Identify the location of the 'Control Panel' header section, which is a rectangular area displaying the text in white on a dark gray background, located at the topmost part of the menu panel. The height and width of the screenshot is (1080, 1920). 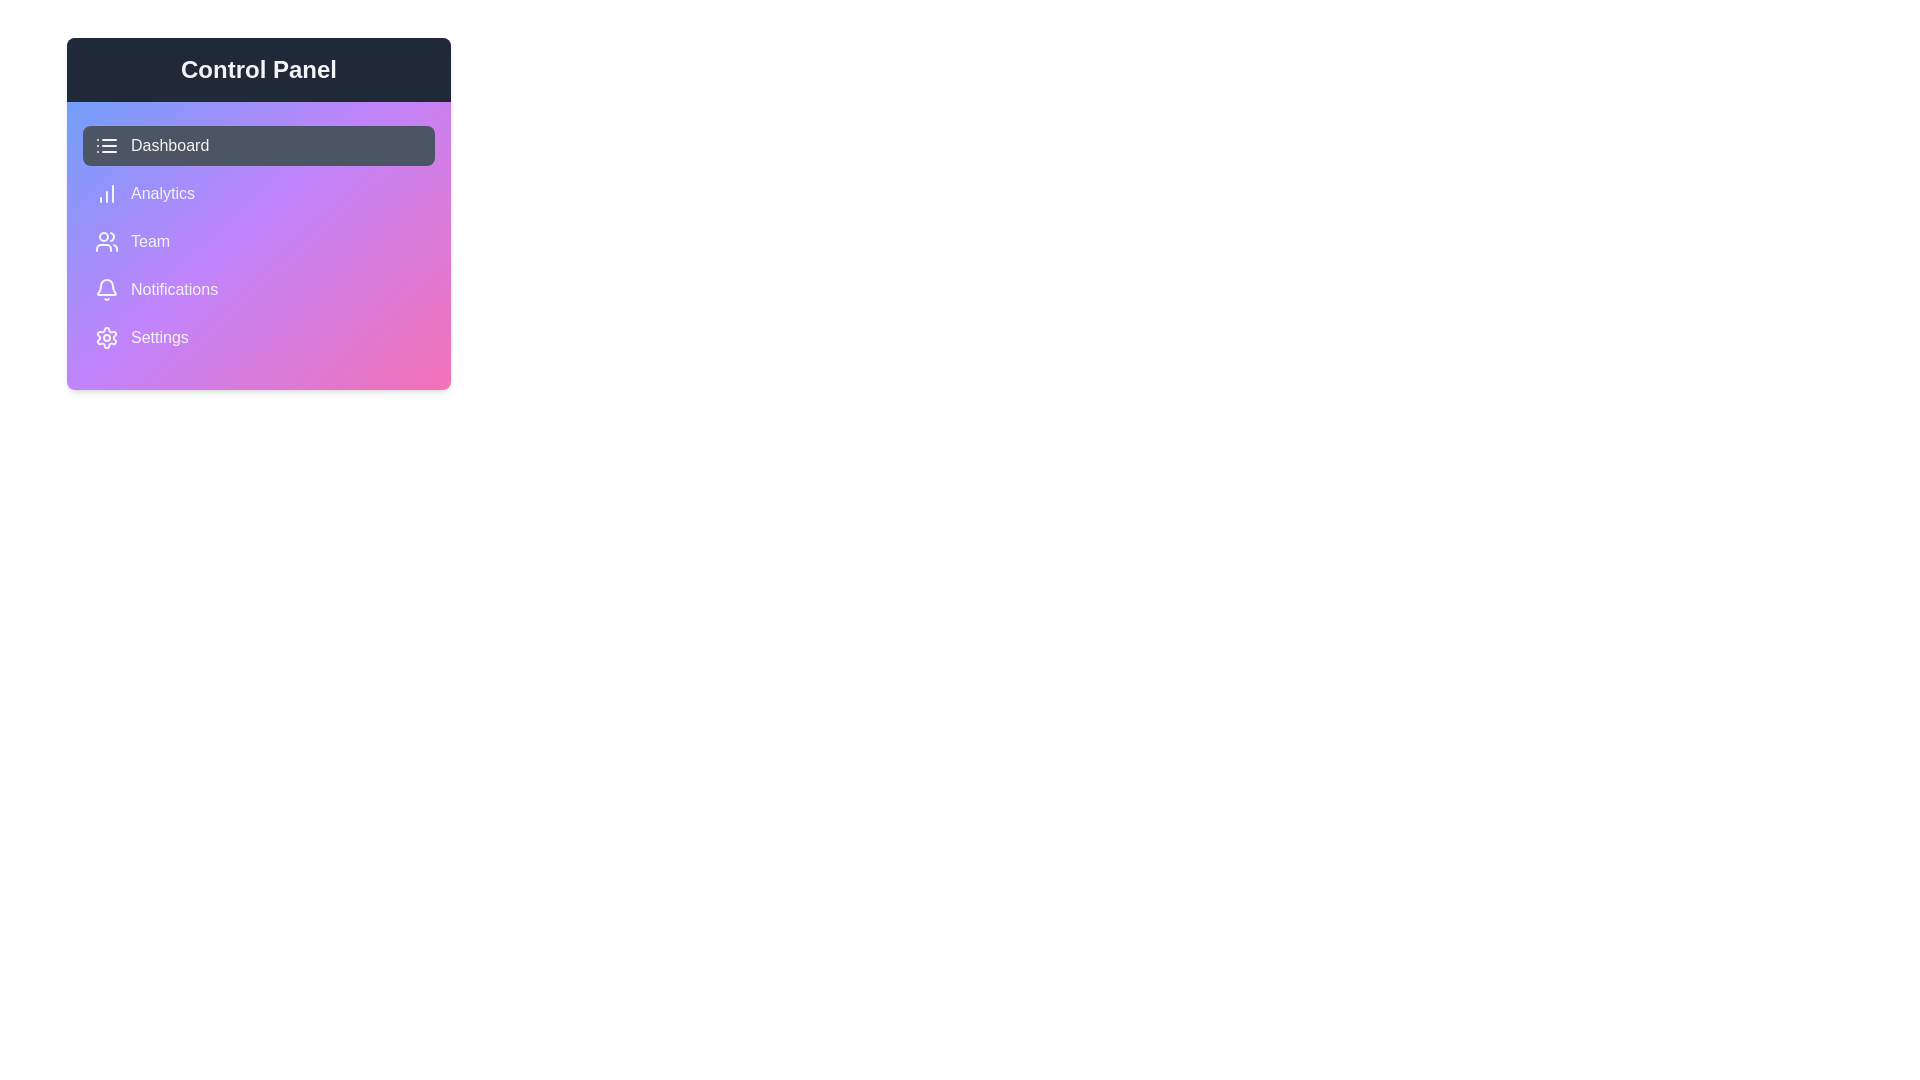
(258, 68).